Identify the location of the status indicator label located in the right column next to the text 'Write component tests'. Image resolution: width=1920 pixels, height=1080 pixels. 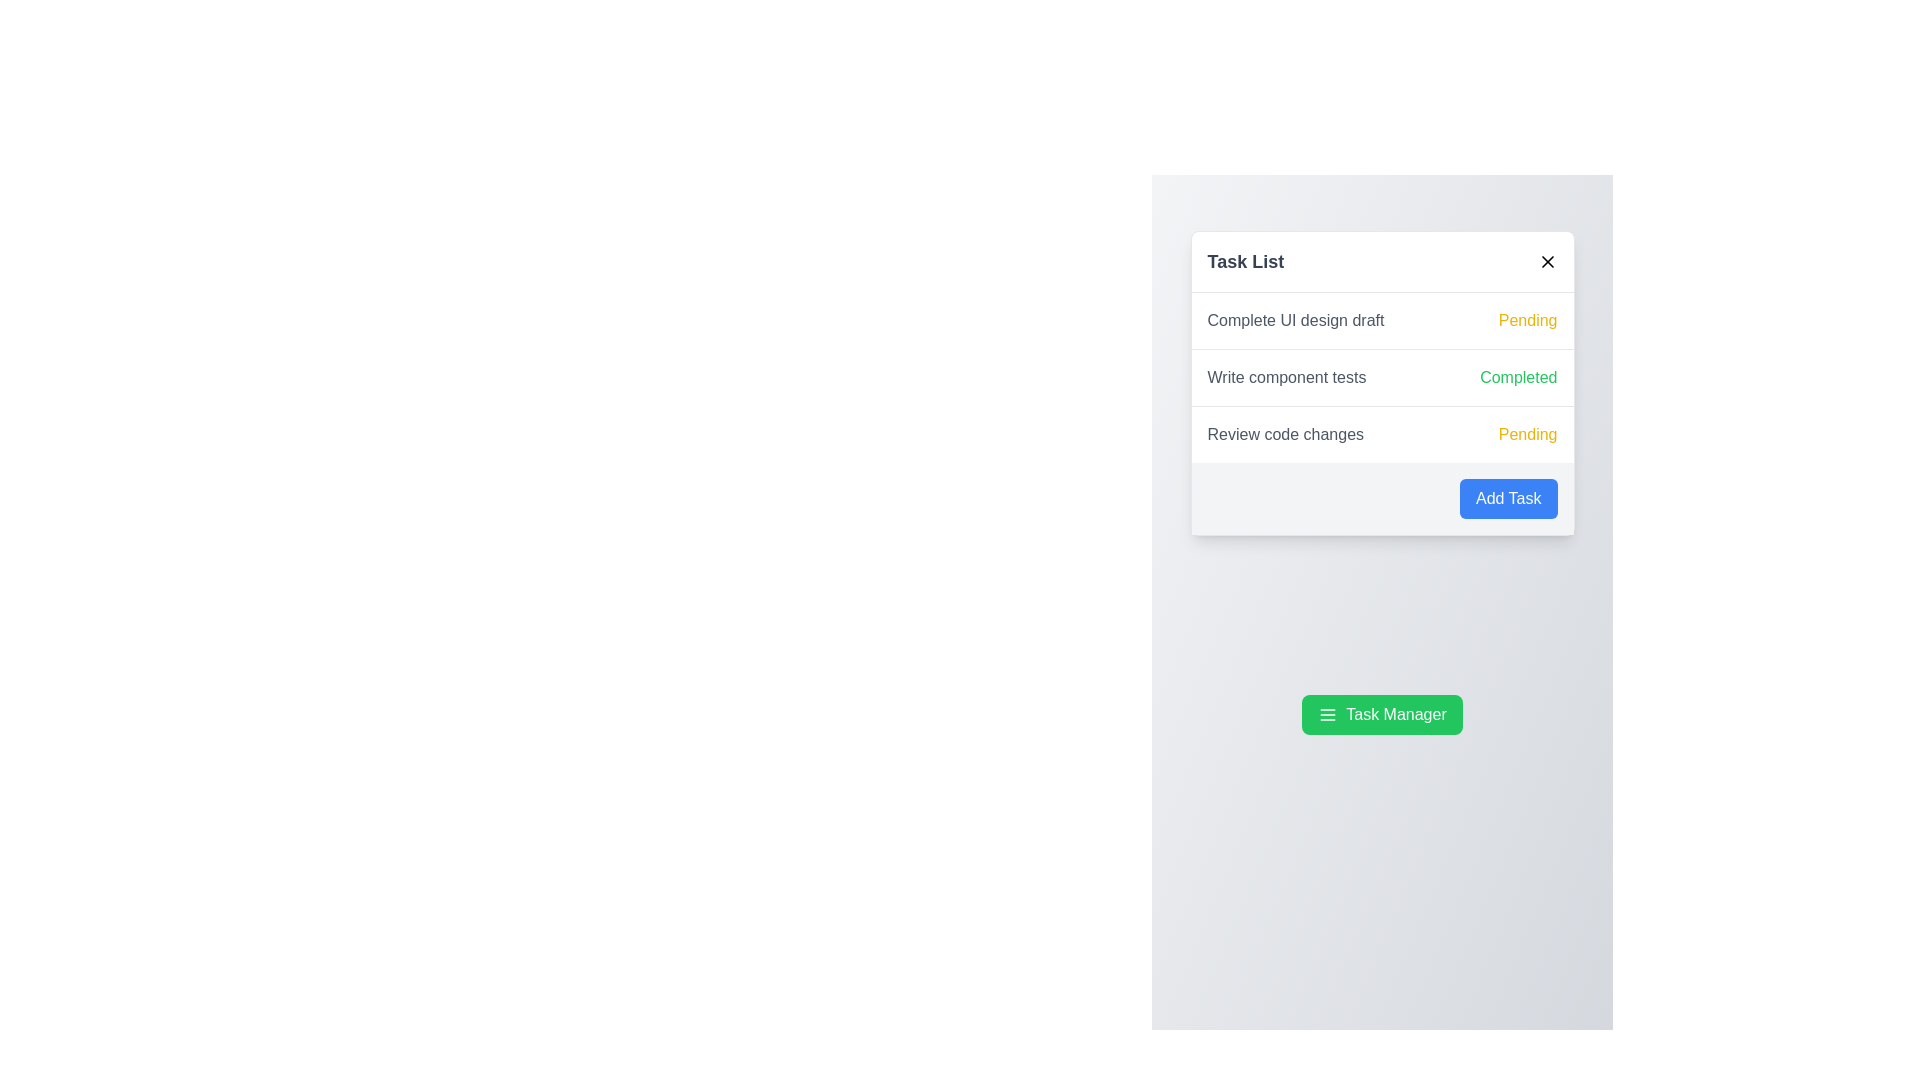
(1518, 378).